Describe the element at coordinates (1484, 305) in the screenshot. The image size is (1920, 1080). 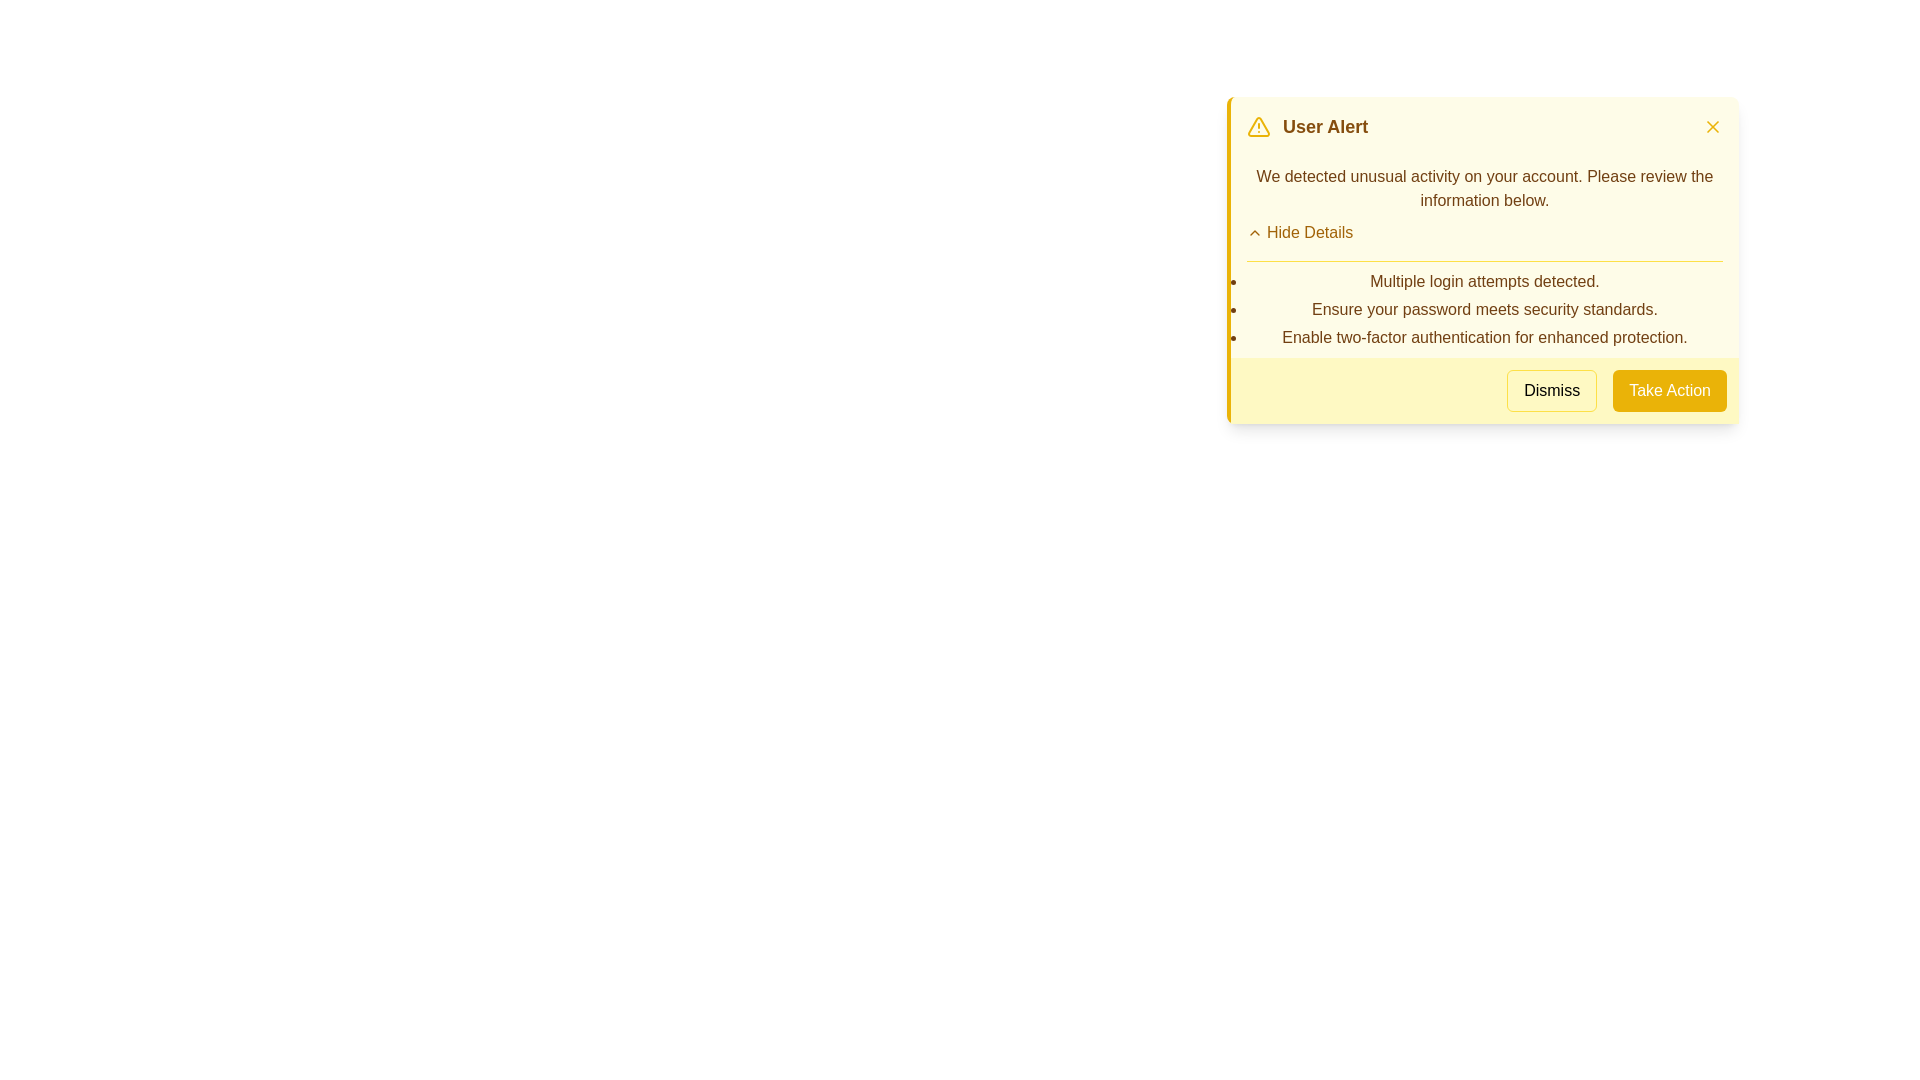
I see `the Informational text list that provides guidelines regarding account security, located within the alert box, below the 'Hide Details' link and above the 'Dismiss' and 'Take Action' buttons` at that location.